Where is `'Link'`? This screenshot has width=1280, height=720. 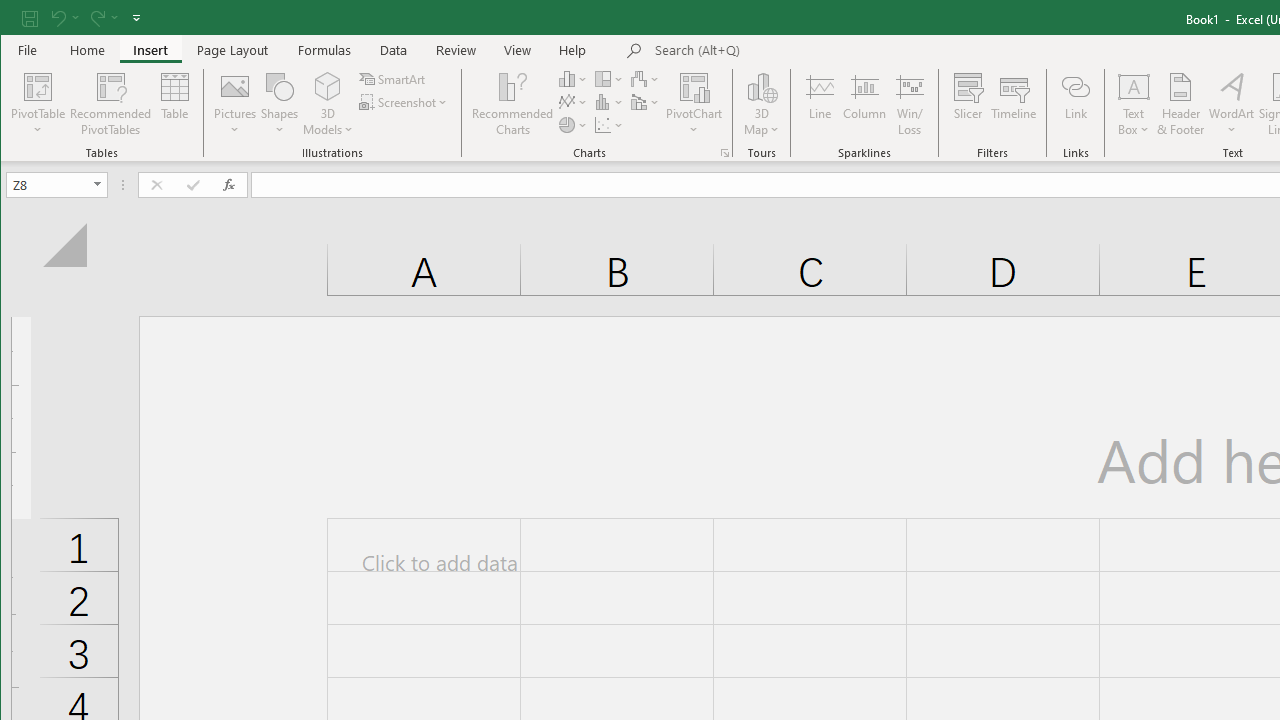 'Link' is located at coordinates (1074, 104).